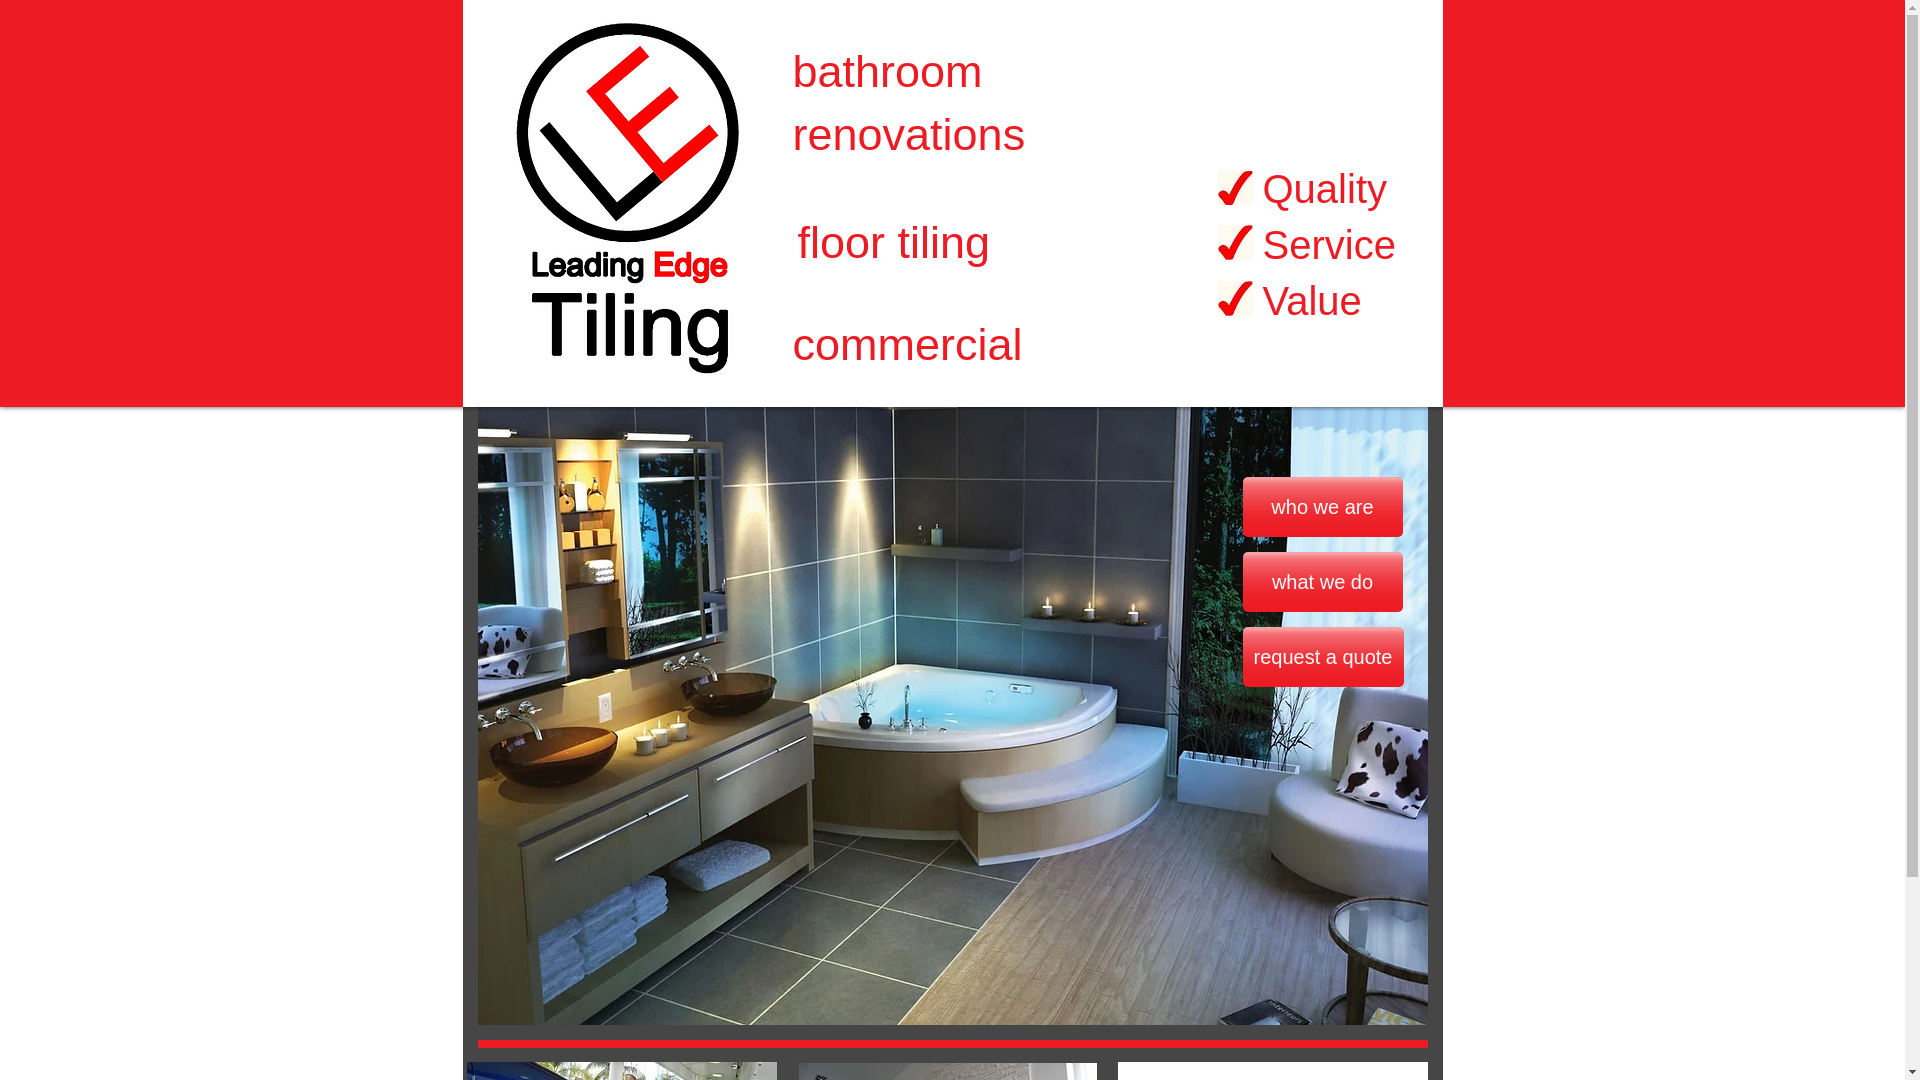  What do you see at coordinates (1321, 582) in the screenshot?
I see `'what we do'` at bounding box center [1321, 582].